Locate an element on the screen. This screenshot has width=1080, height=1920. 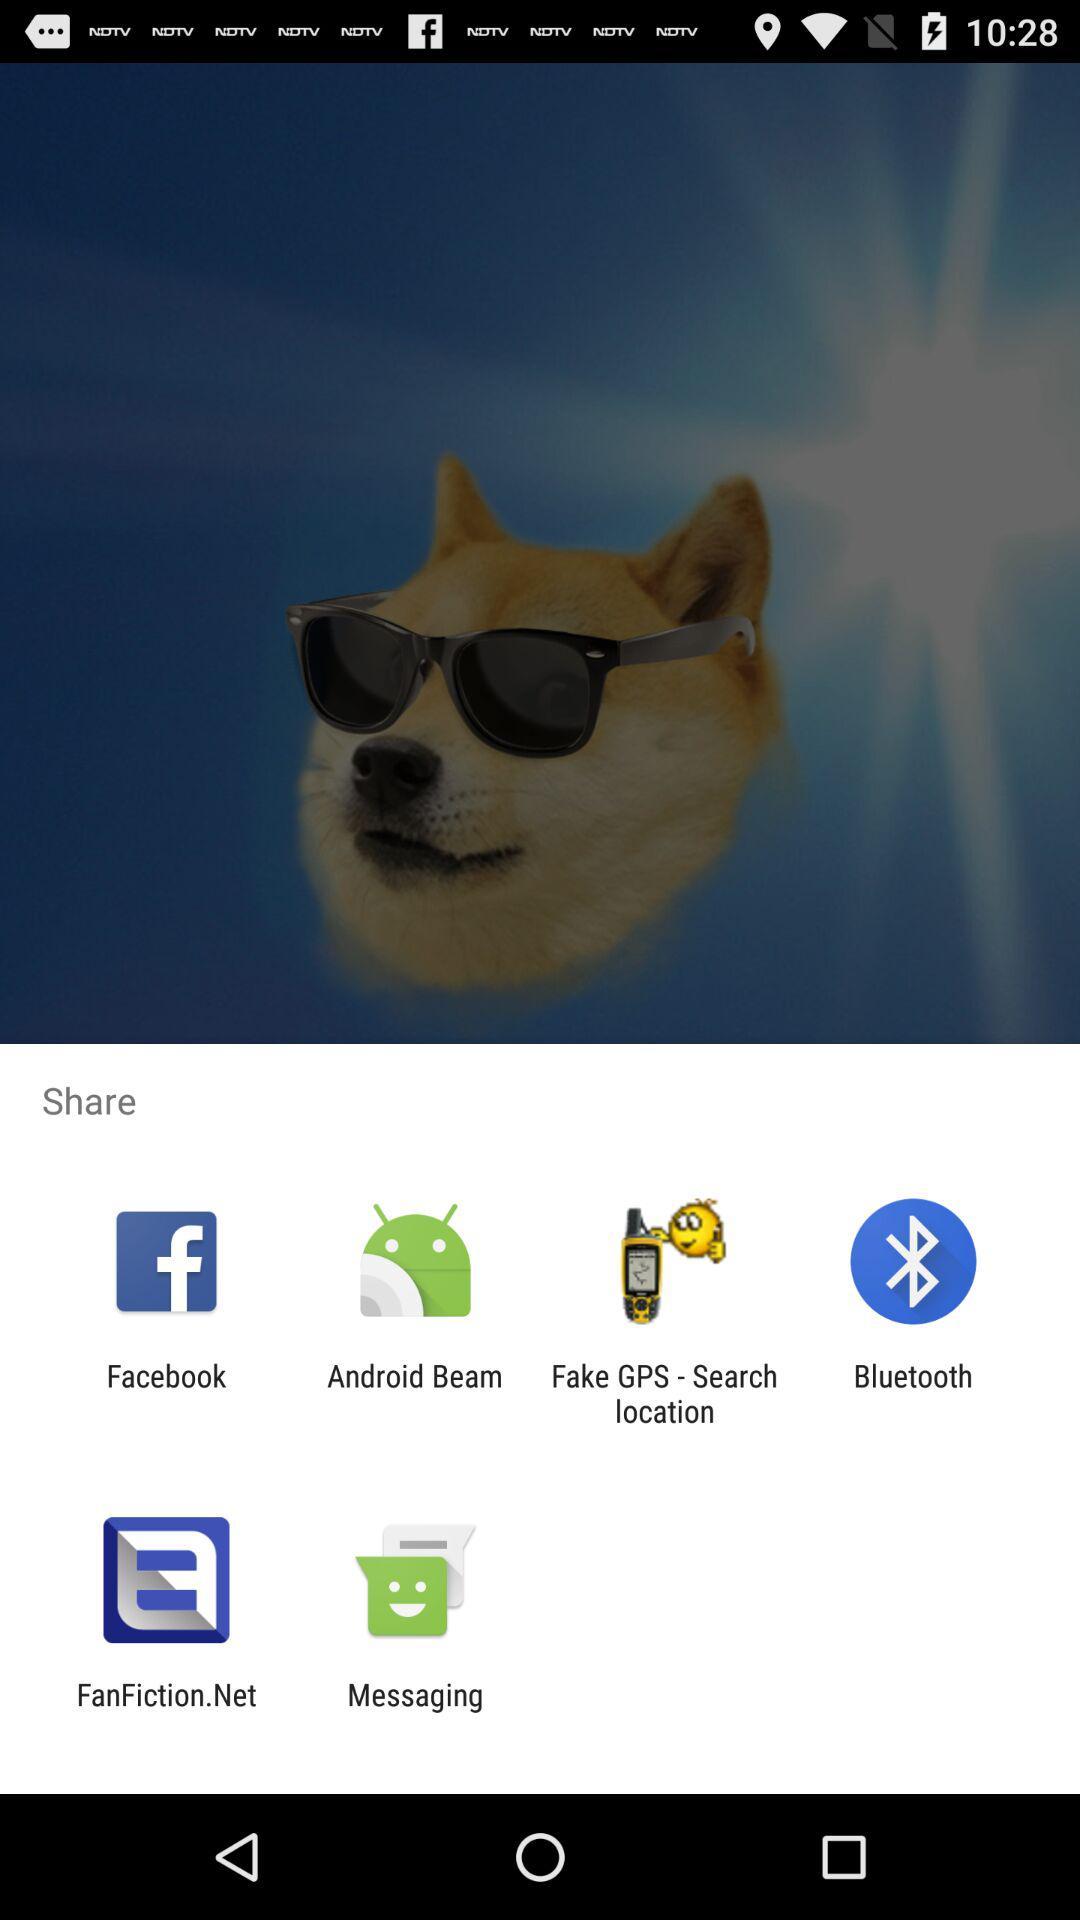
android beam icon is located at coordinates (414, 1392).